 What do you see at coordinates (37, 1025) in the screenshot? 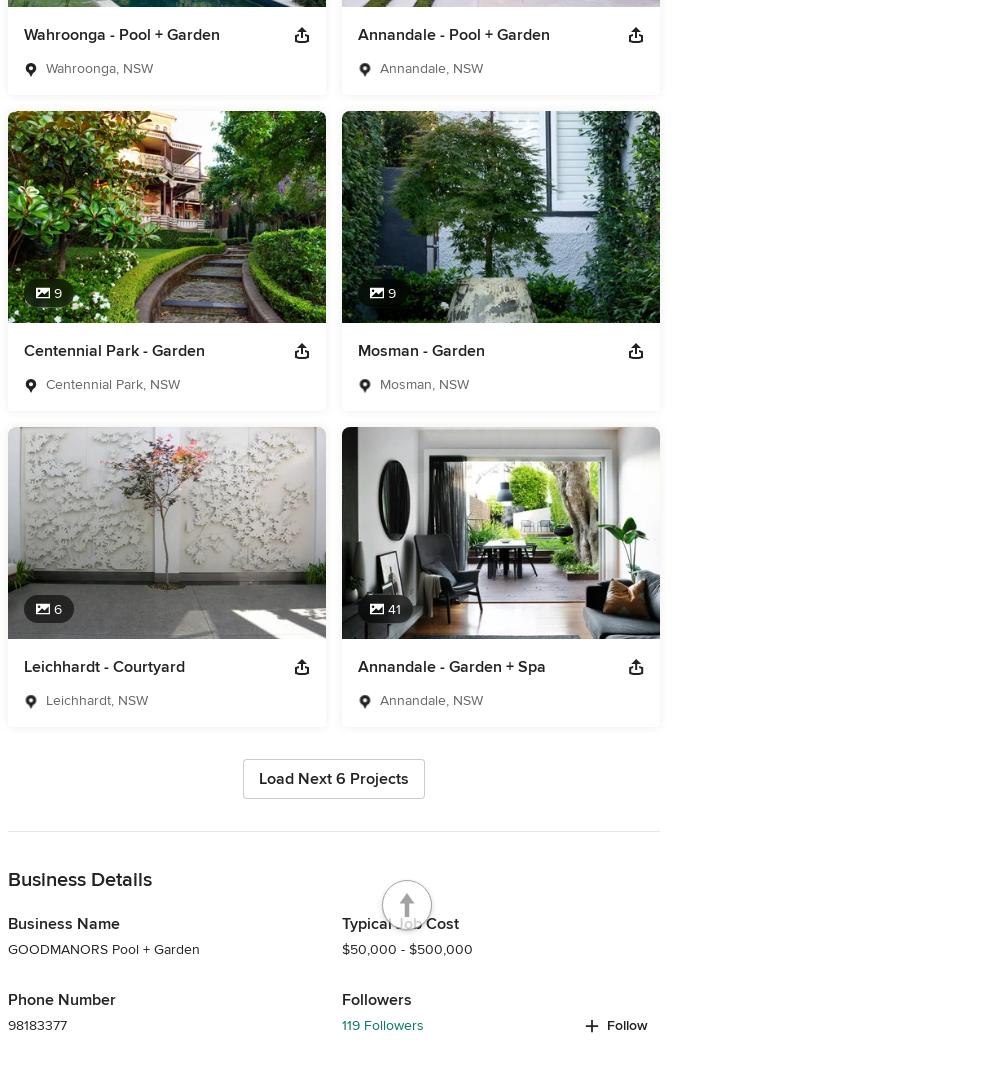
I see `'98183377'` at bounding box center [37, 1025].